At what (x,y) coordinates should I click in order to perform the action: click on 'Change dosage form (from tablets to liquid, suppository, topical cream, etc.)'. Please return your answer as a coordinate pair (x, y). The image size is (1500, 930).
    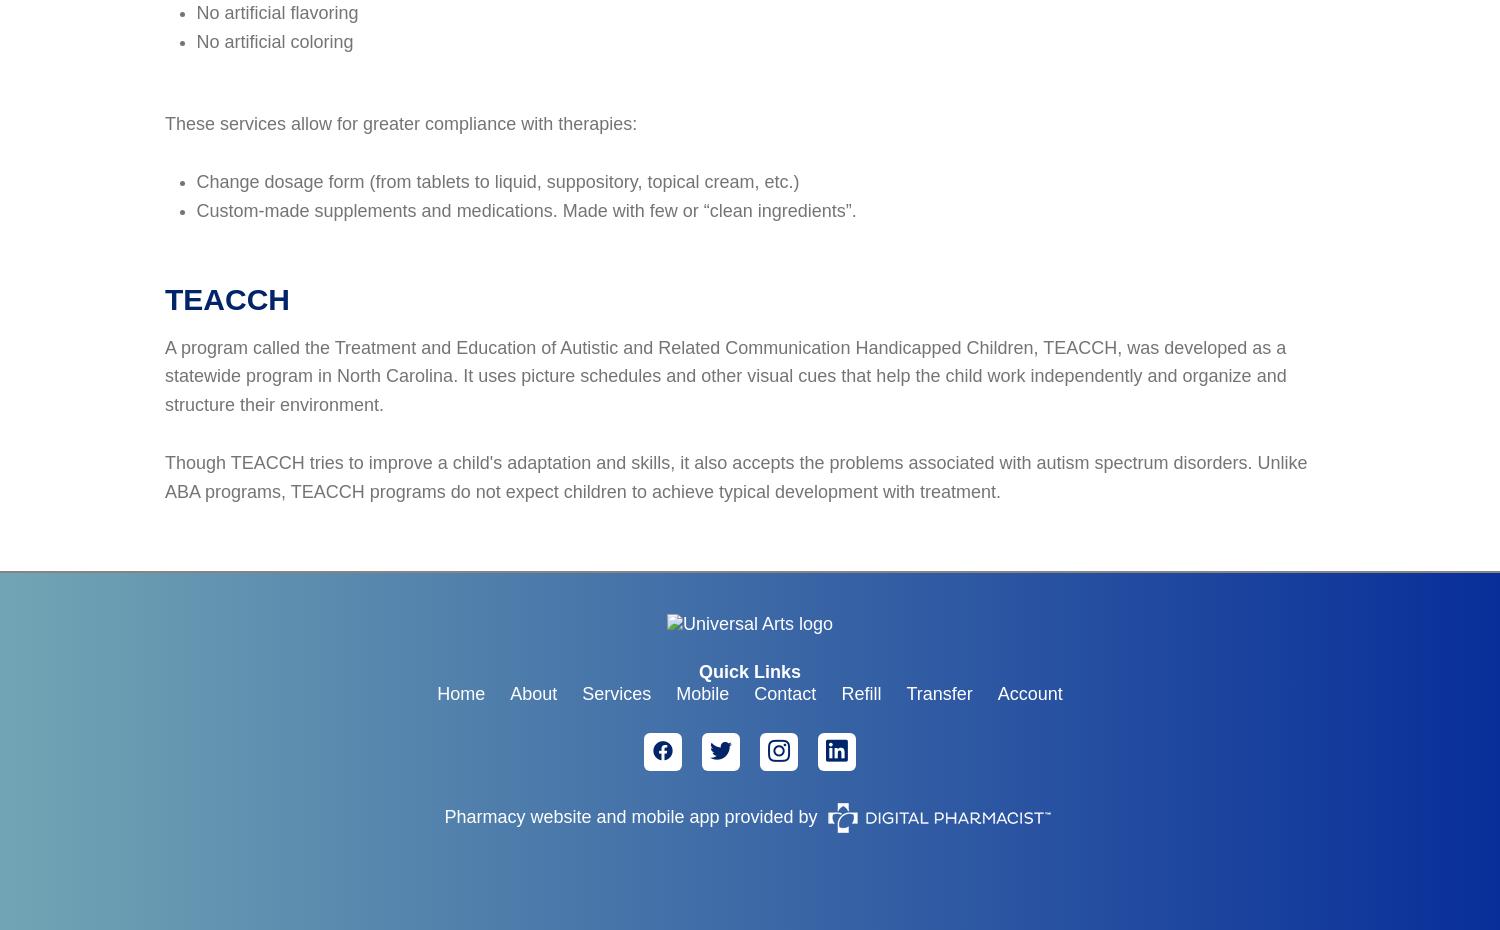
    Looking at the image, I should click on (496, 181).